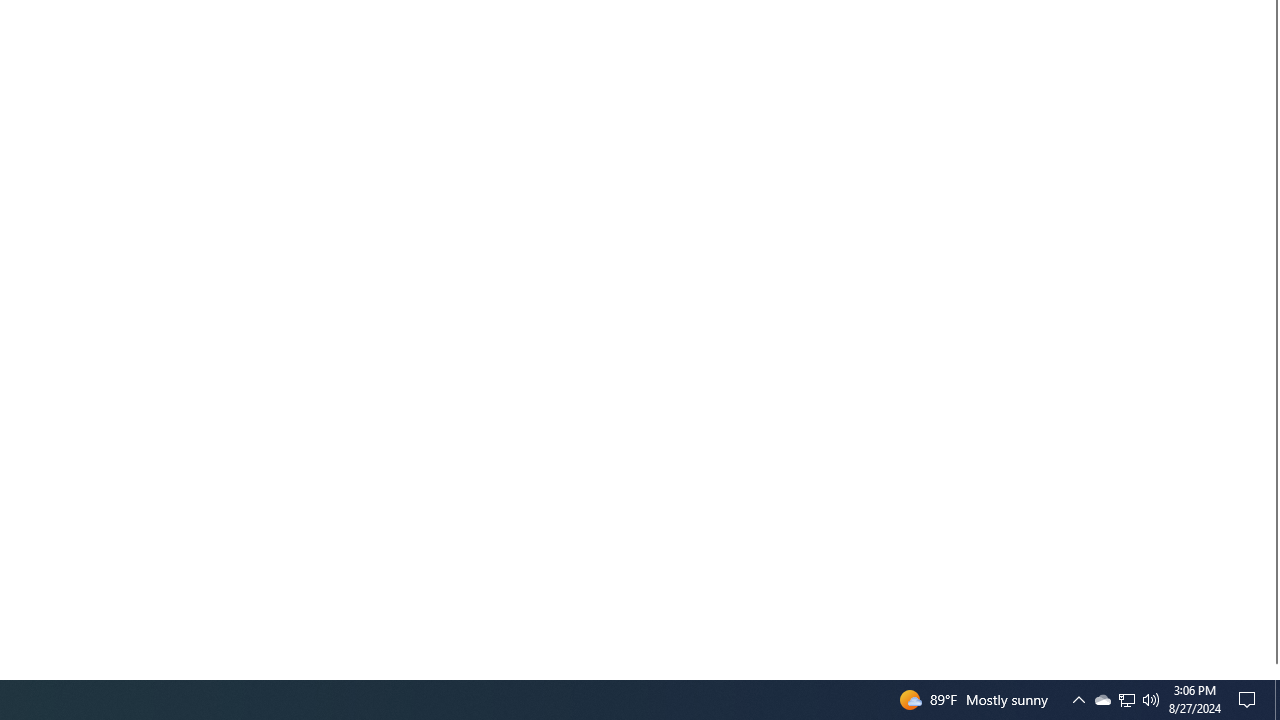 The width and height of the screenshot is (1280, 720). Describe the element at coordinates (1151, 698) in the screenshot. I see `'Q2790: 100%'` at that location.